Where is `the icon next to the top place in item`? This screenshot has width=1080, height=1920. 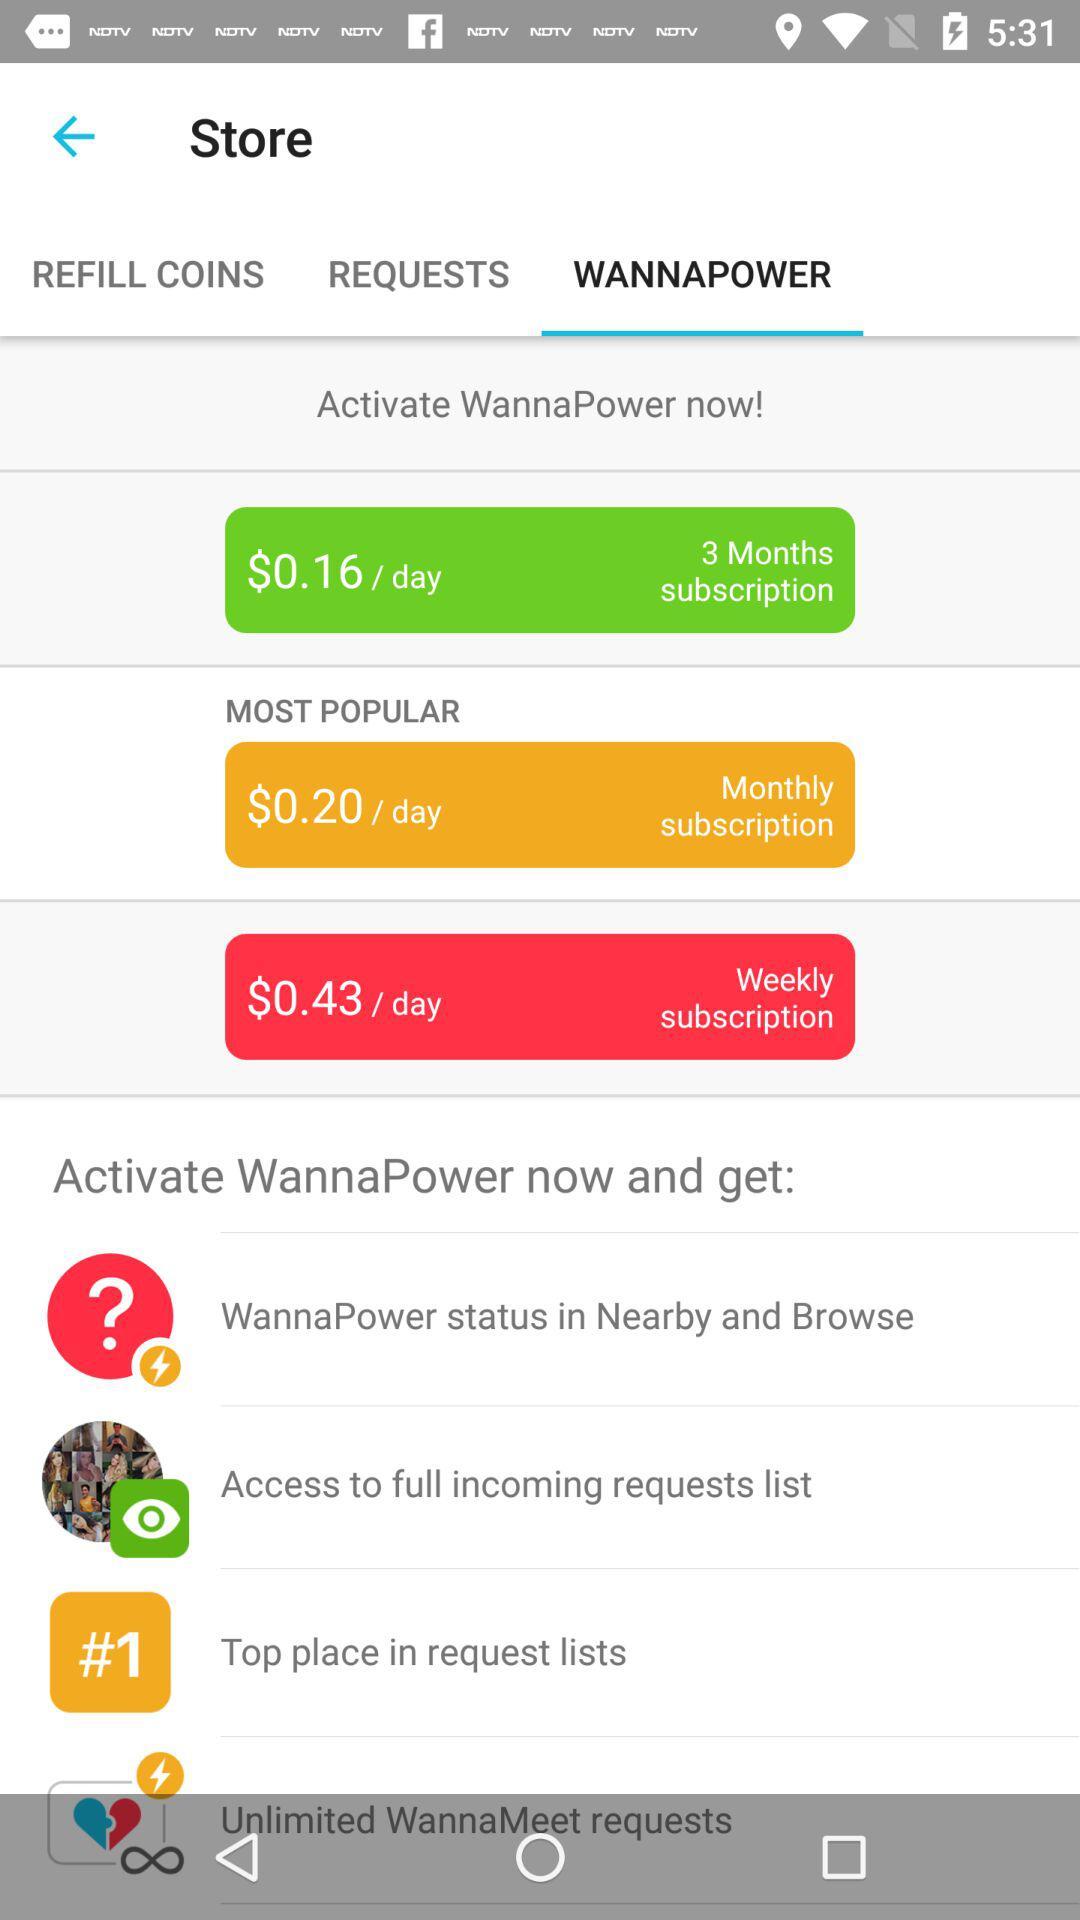
the icon next to the top place in item is located at coordinates (110, 1820).